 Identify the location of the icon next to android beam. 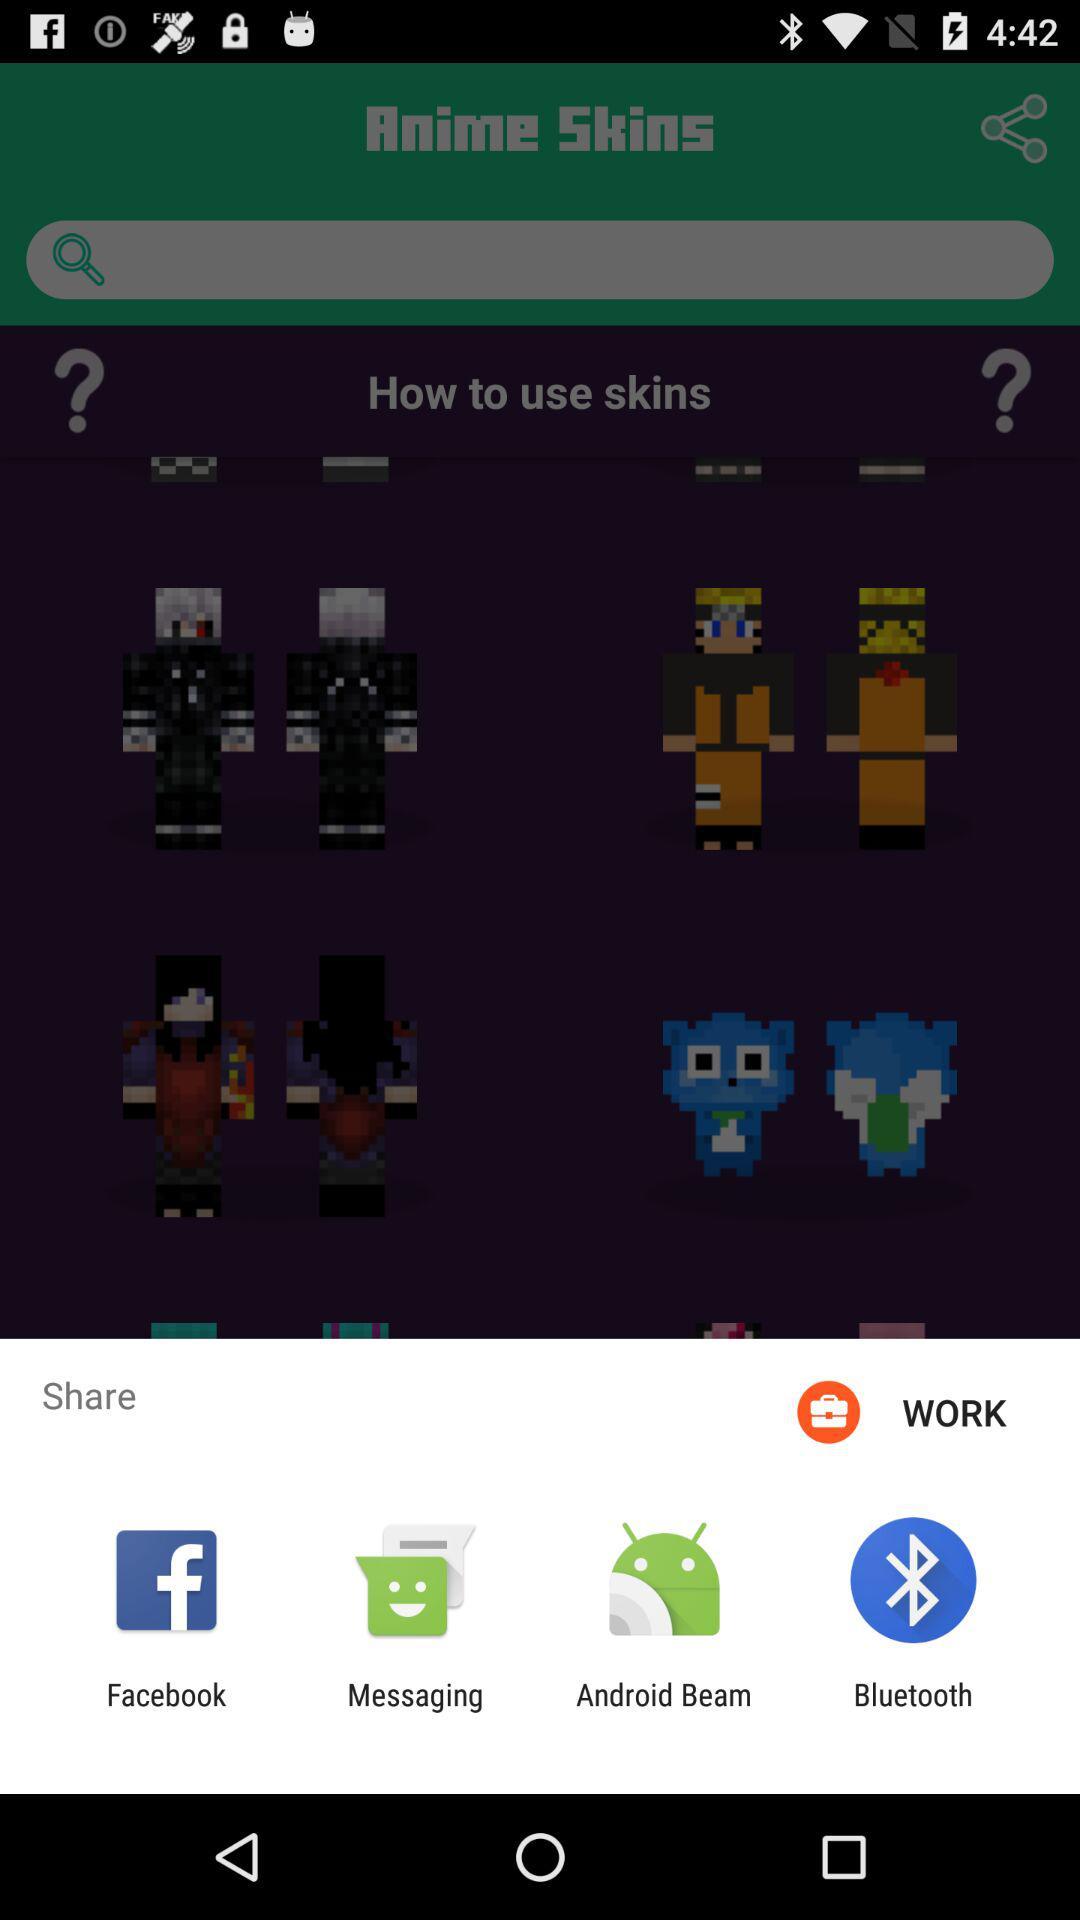
(913, 1711).